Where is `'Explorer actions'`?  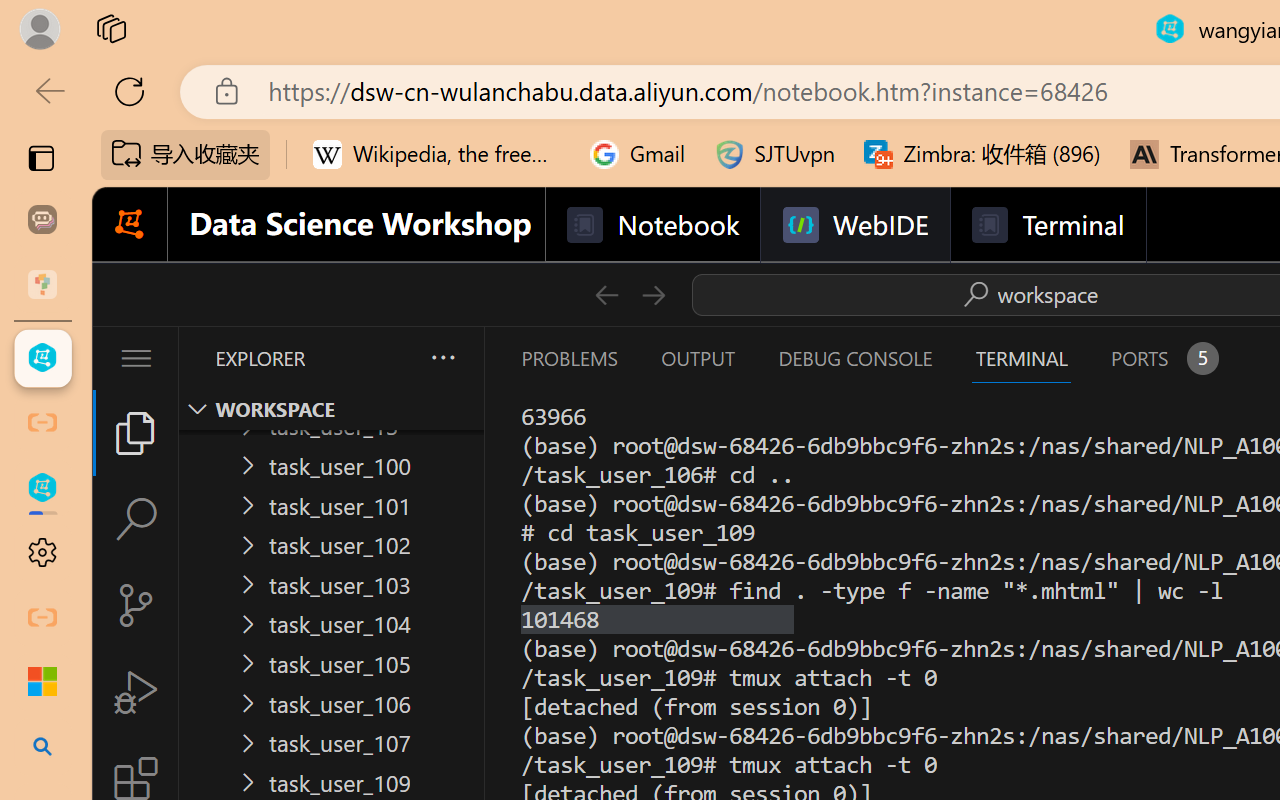
'Explorer actions' is located at coordinates (391, 358).